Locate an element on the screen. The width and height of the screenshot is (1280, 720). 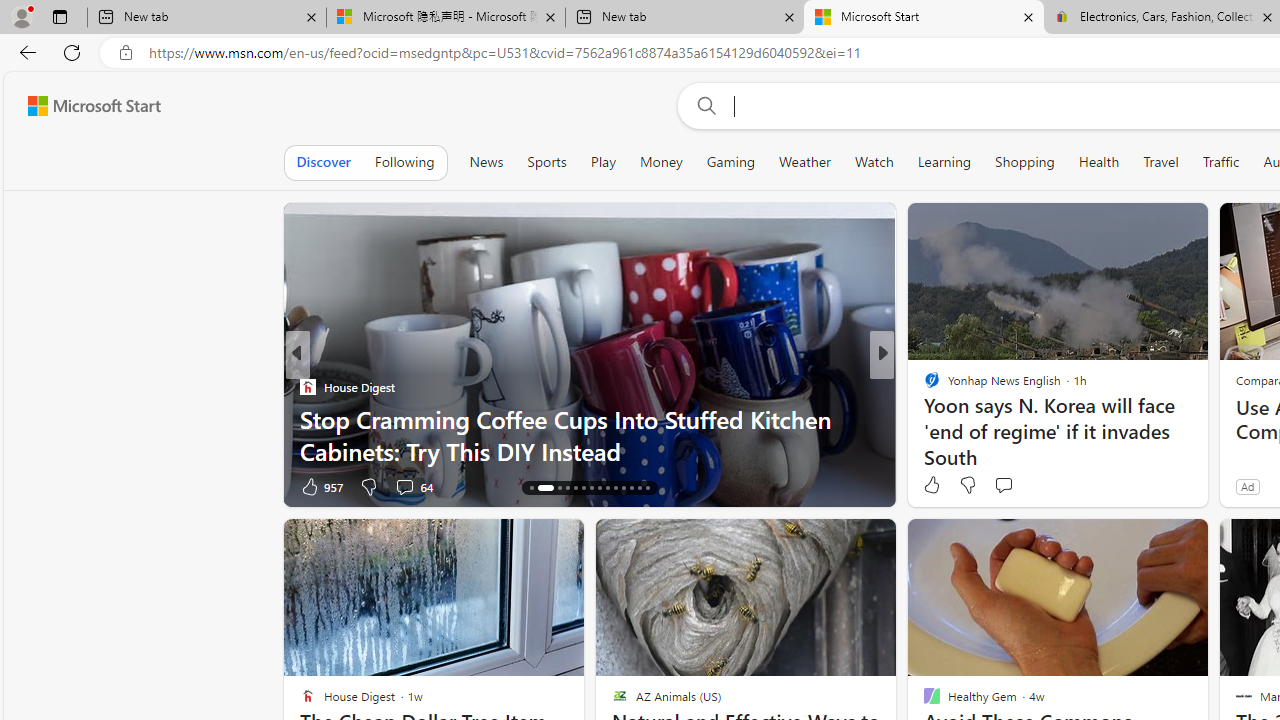
'957 Like' is located at coordinates (320, 486).